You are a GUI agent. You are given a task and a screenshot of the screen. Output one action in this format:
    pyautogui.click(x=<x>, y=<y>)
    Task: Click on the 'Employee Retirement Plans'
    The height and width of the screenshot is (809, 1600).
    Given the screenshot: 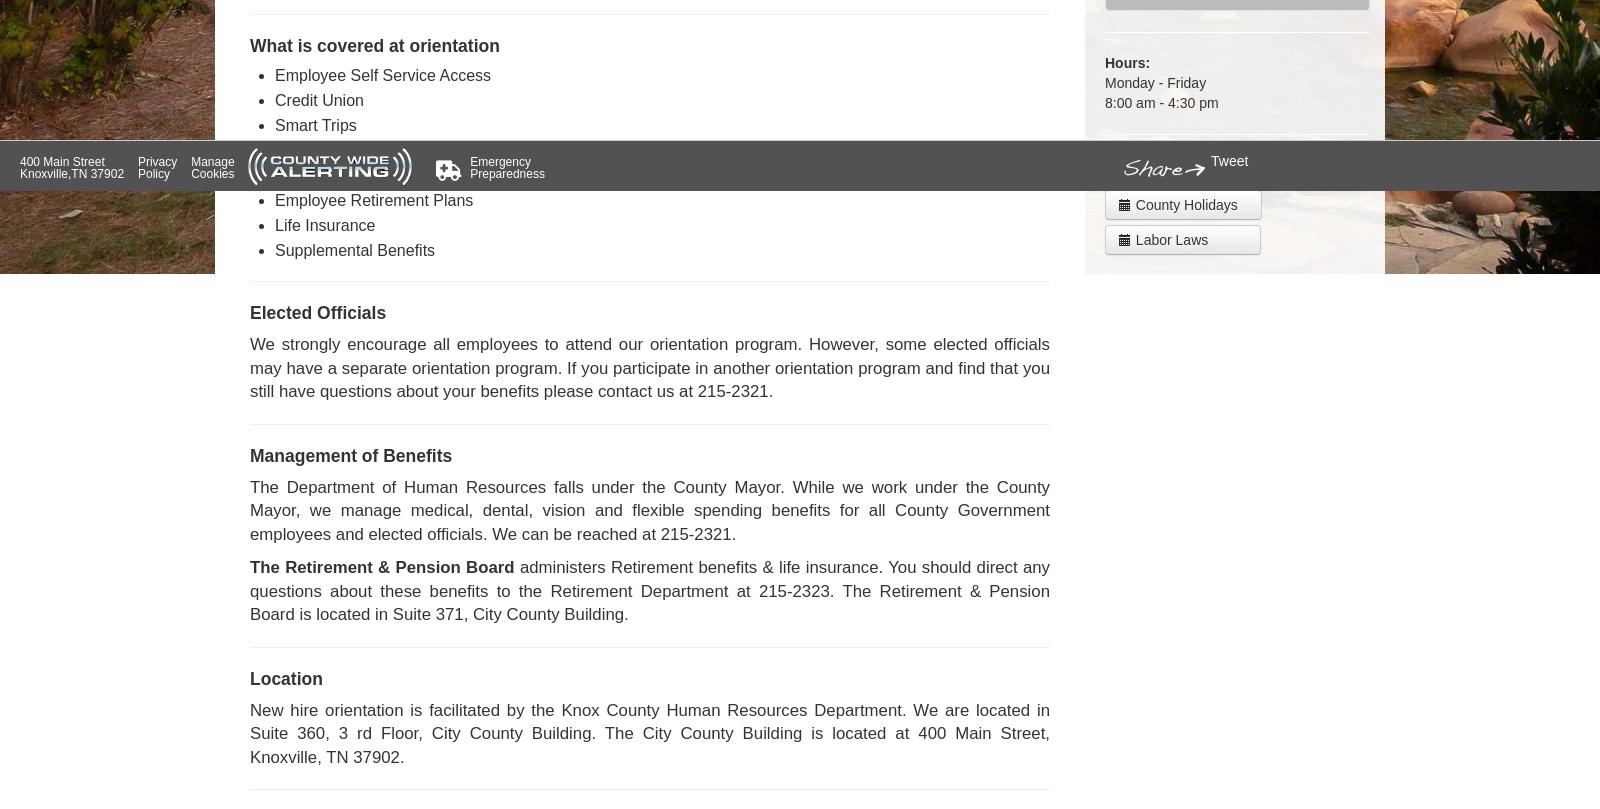 What is the action you would take?
    pyautogui.click(x=374, y=199)
    